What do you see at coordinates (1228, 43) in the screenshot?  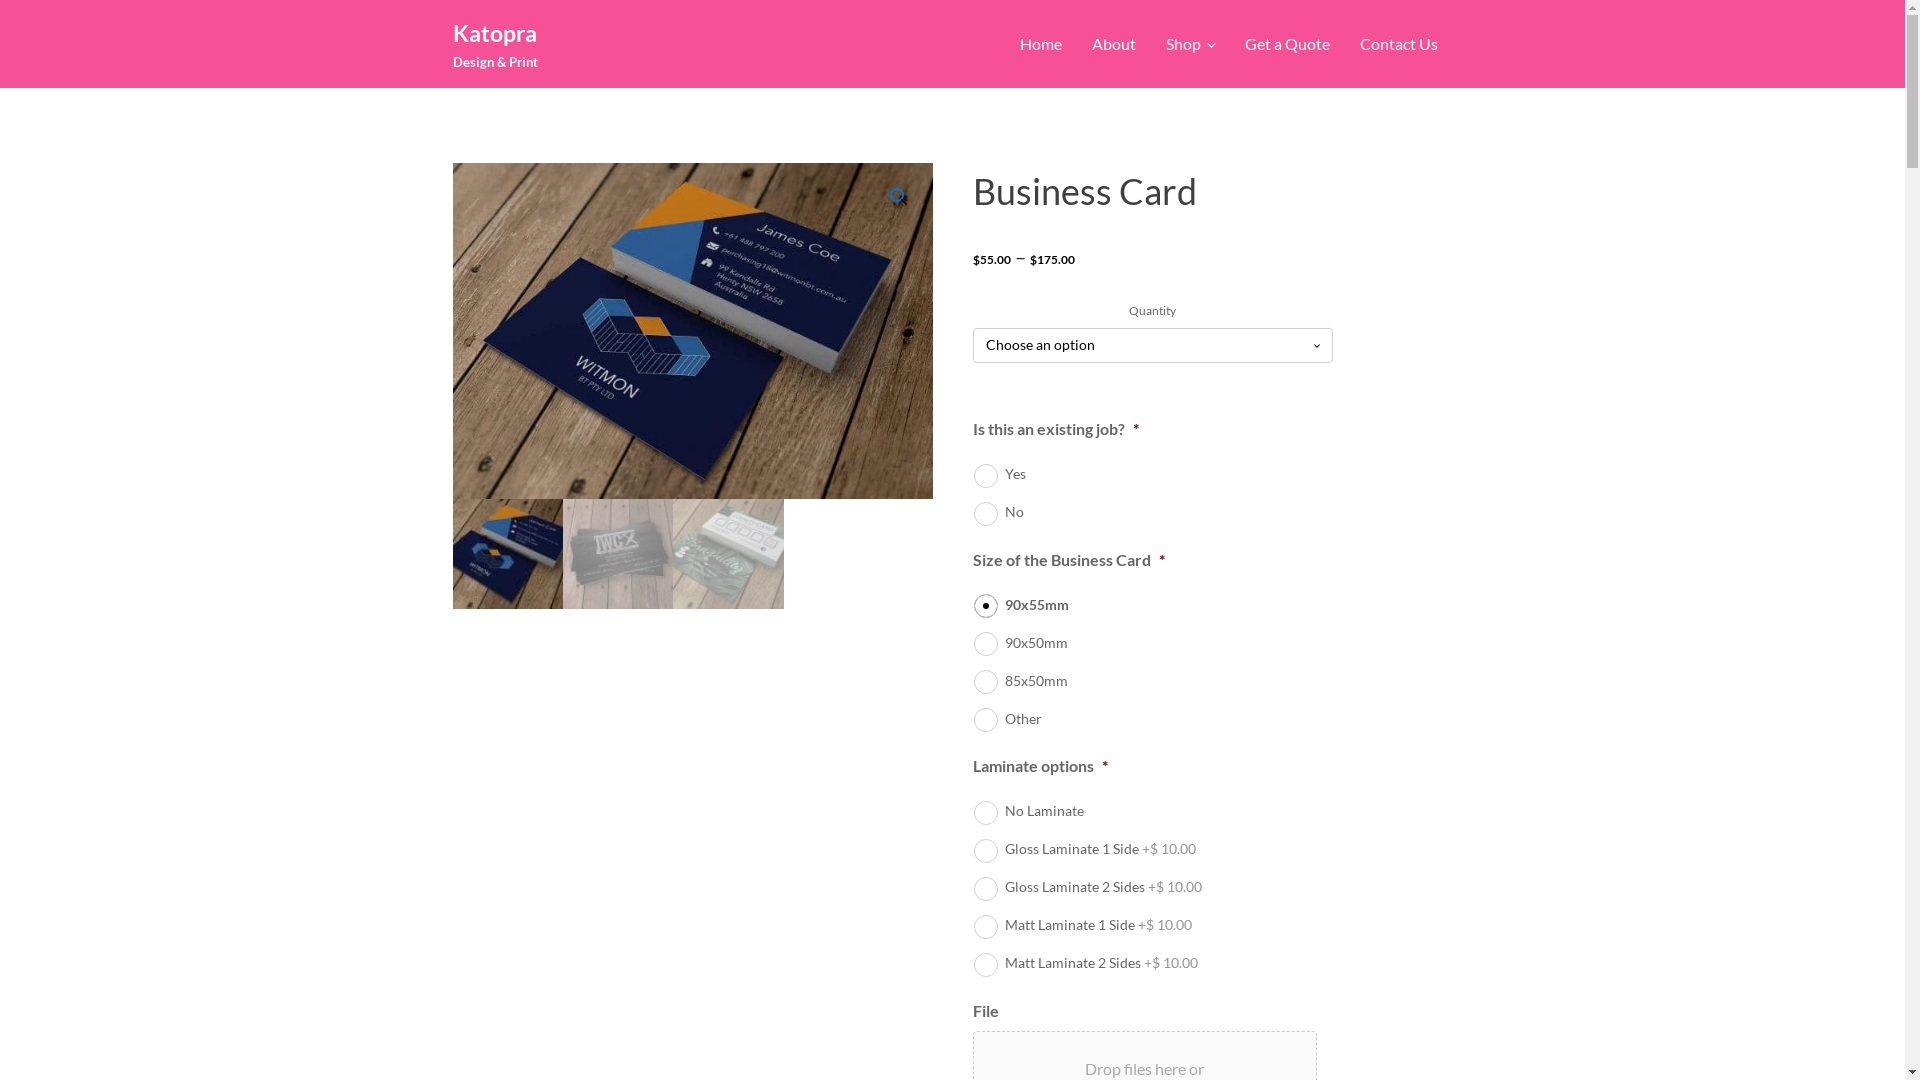 I see `'Get a Quote'` at bounding box center [1228, 43].